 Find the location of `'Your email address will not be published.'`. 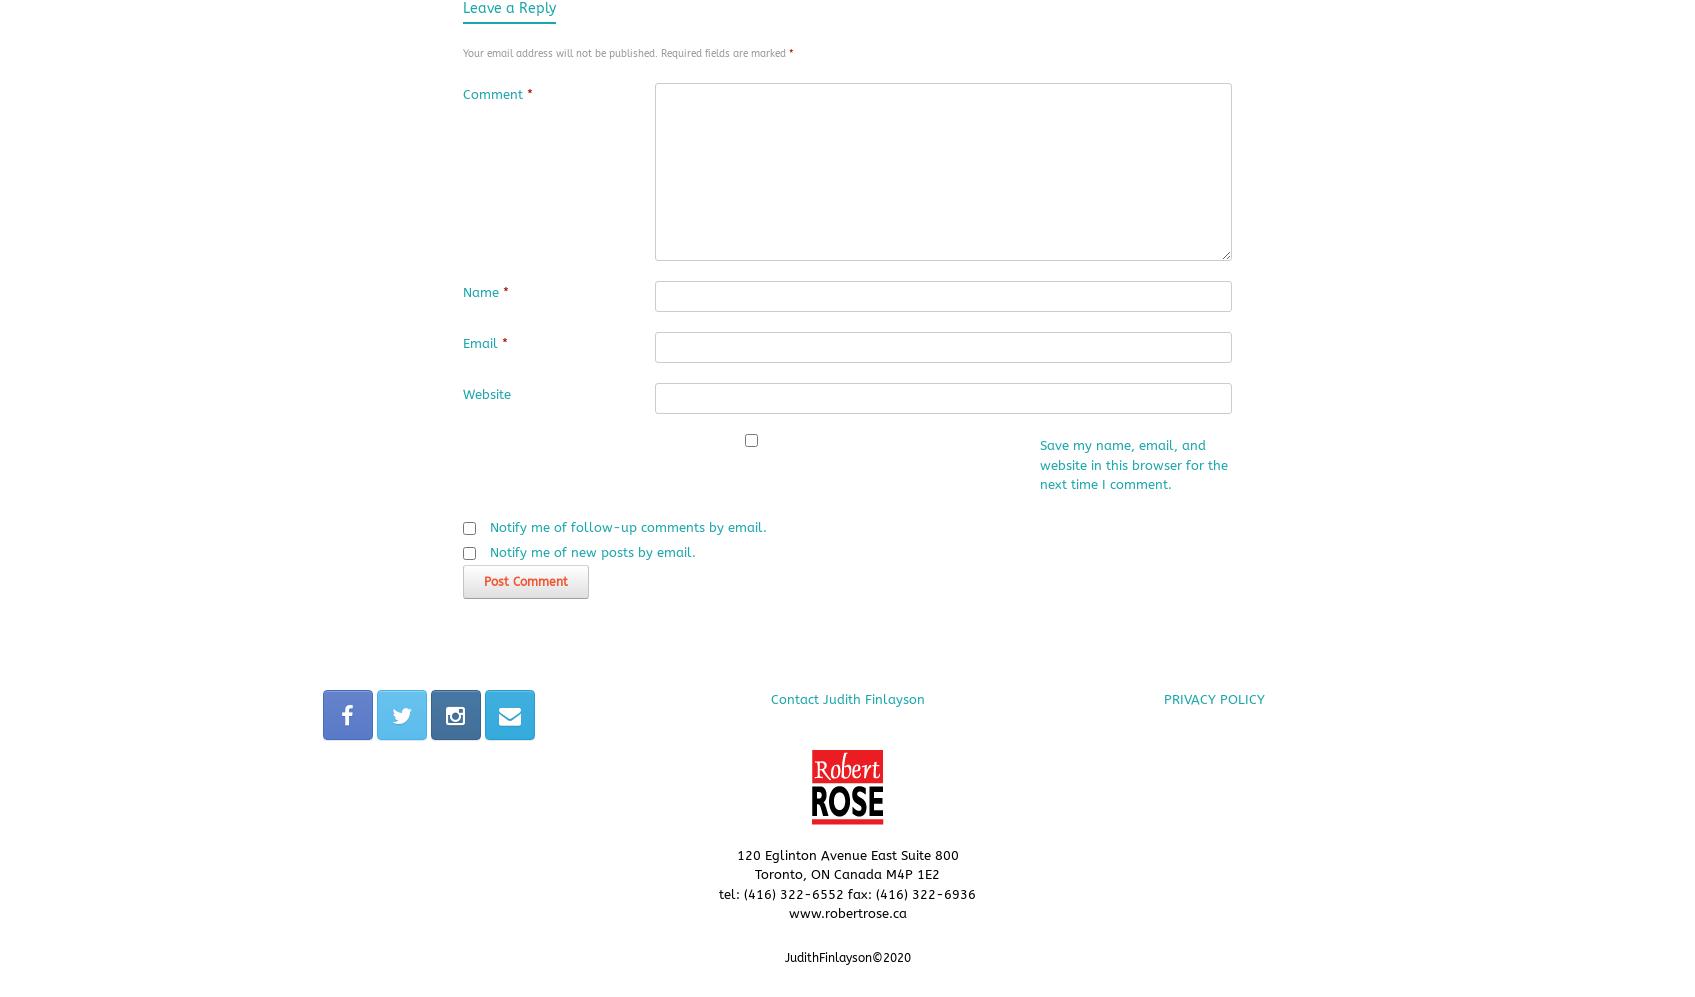

'Your email address will not be published.' is located at coordinates (559, 51).